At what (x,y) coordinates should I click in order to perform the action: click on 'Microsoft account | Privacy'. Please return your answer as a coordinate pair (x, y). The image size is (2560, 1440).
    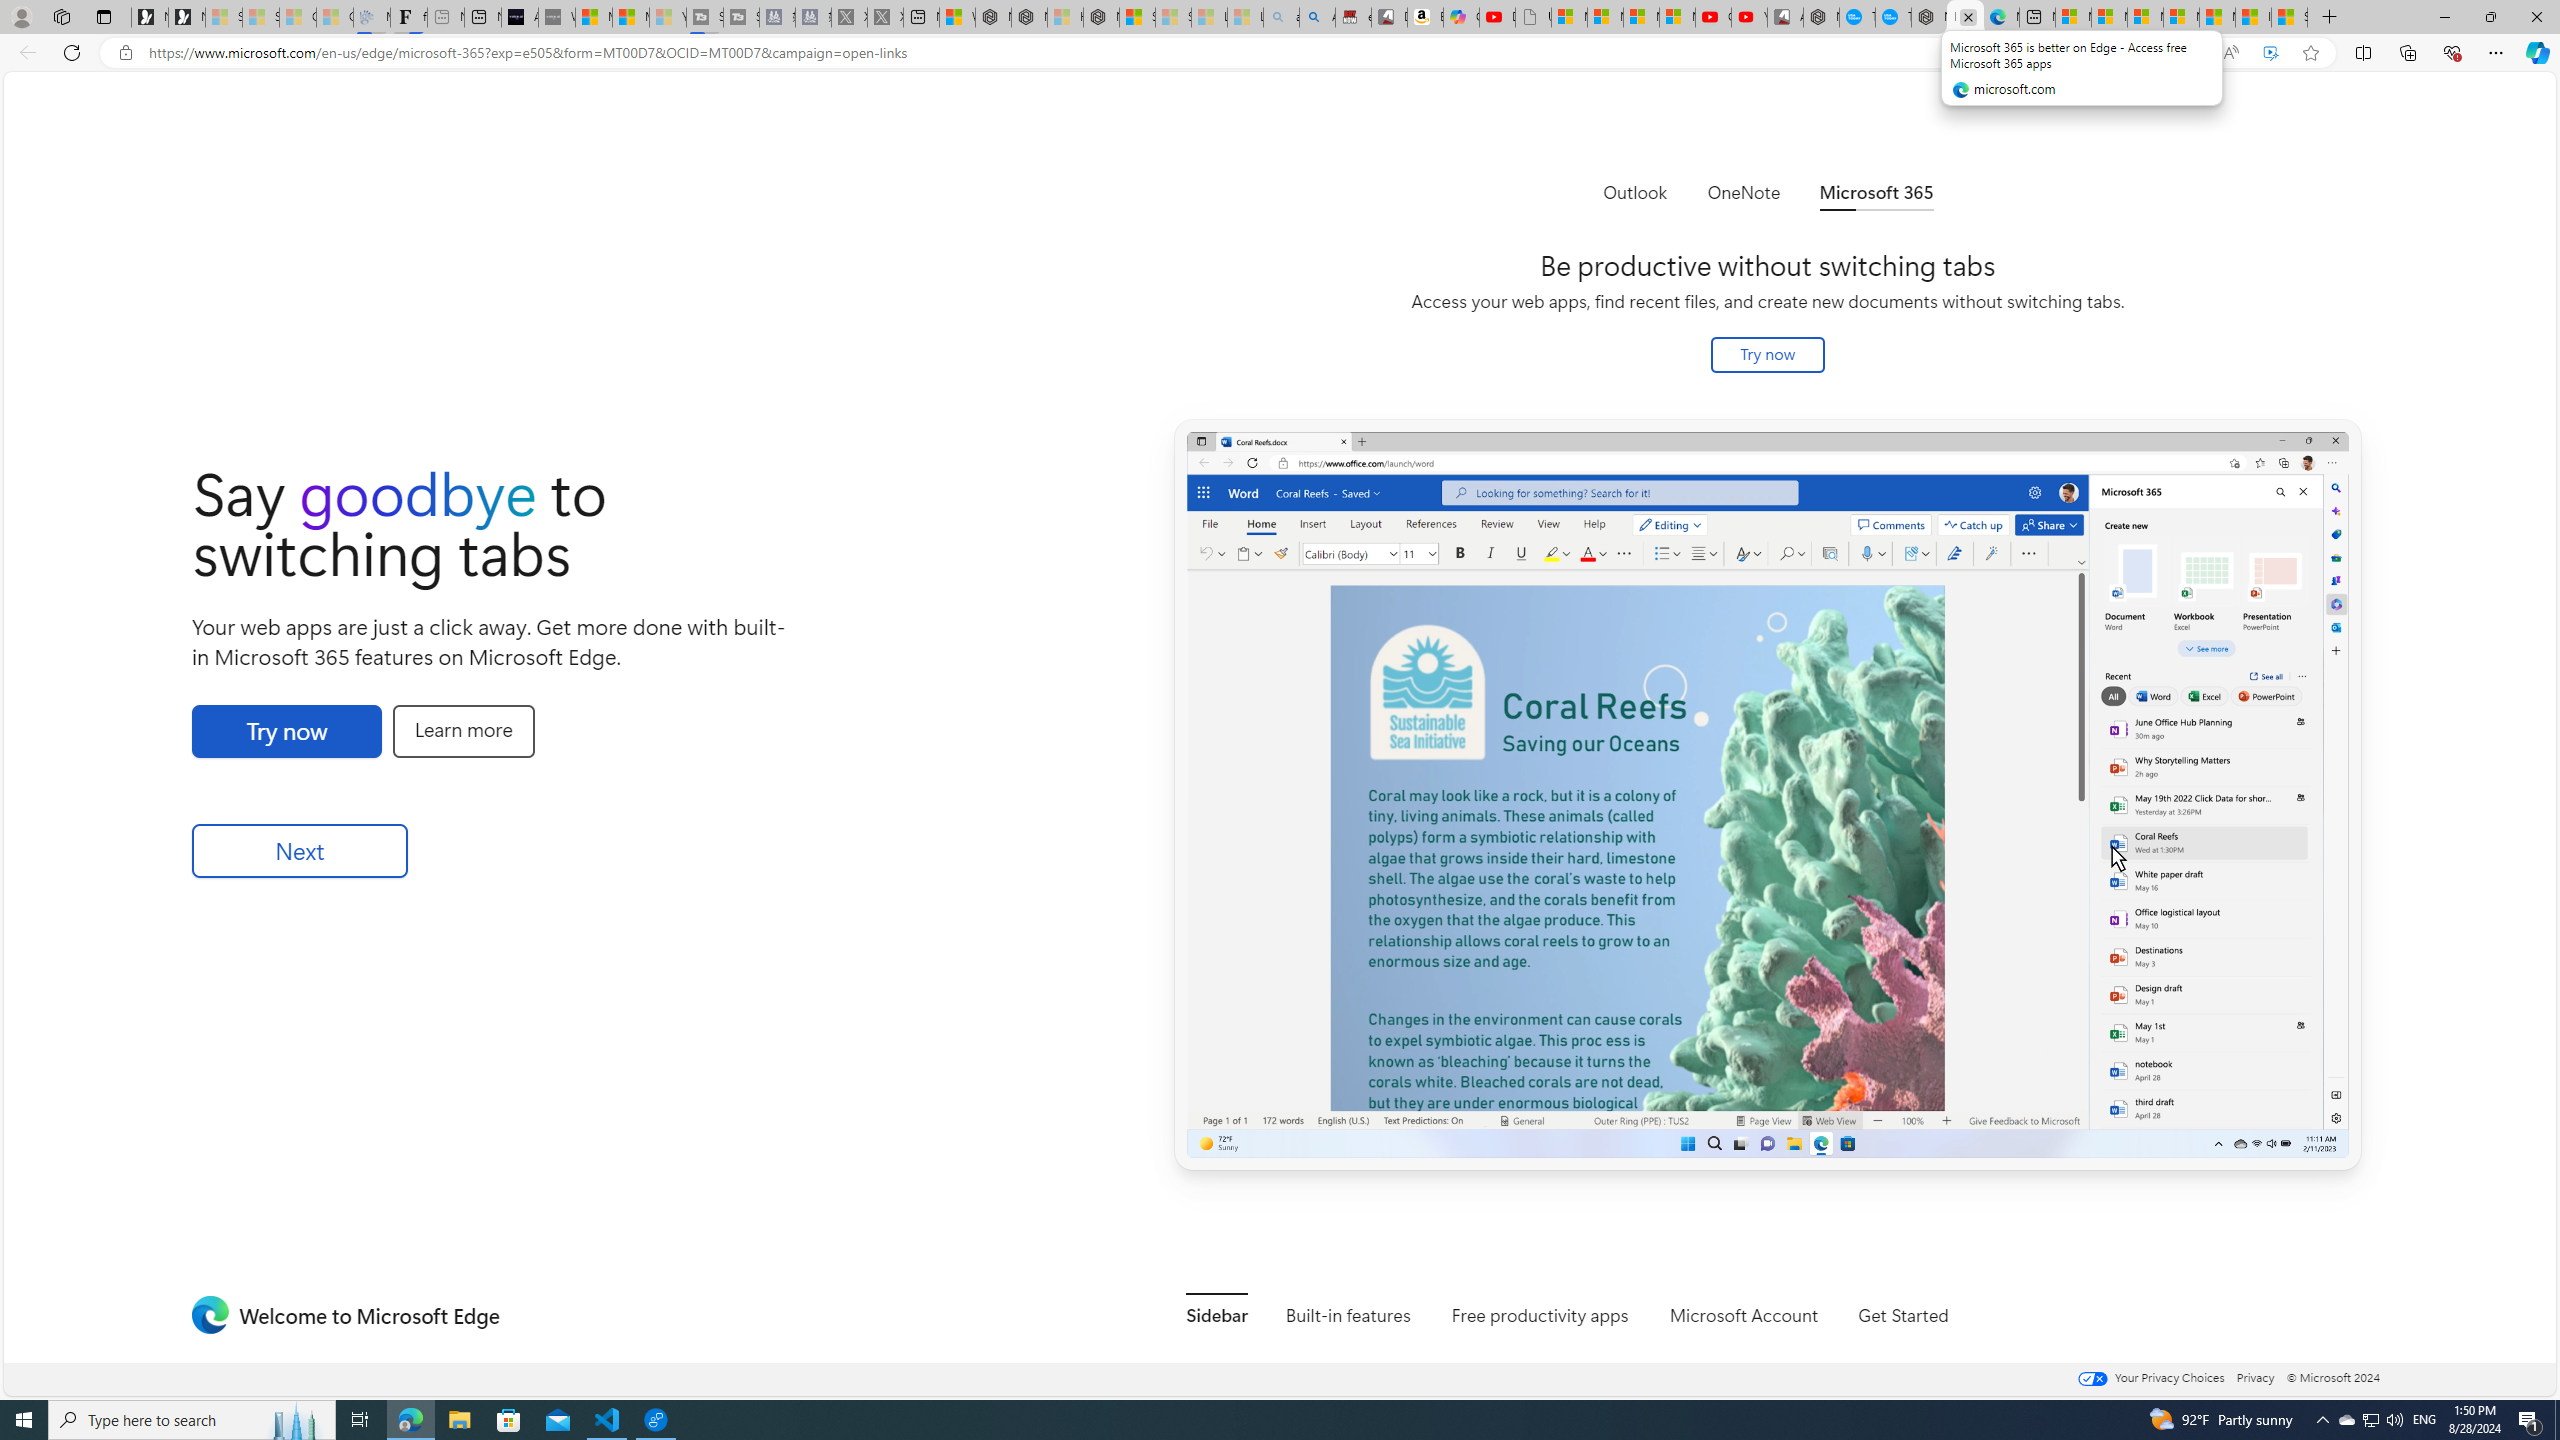
    Looking at the image, I should click on (2180, 16).